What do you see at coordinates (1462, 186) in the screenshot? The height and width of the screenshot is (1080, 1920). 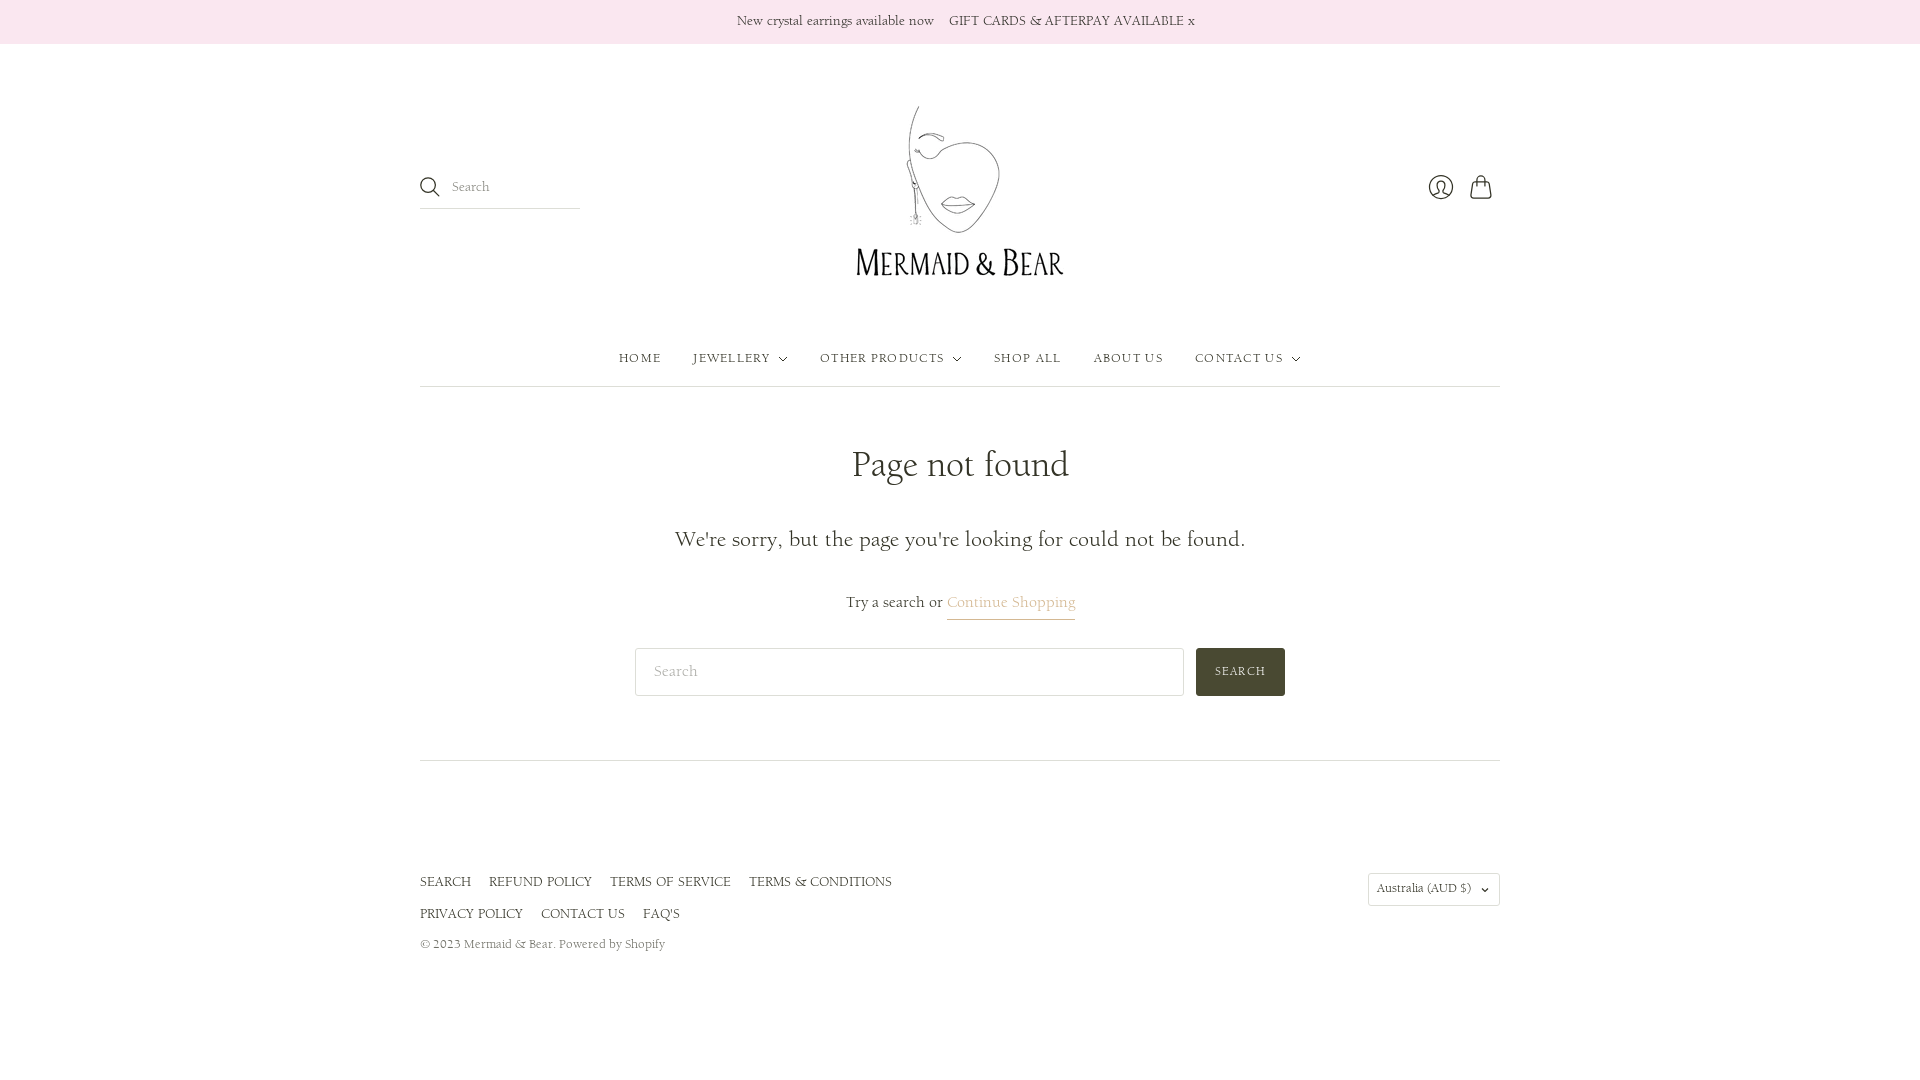 I see `'Cart'` at bounding box center [1462, 186].